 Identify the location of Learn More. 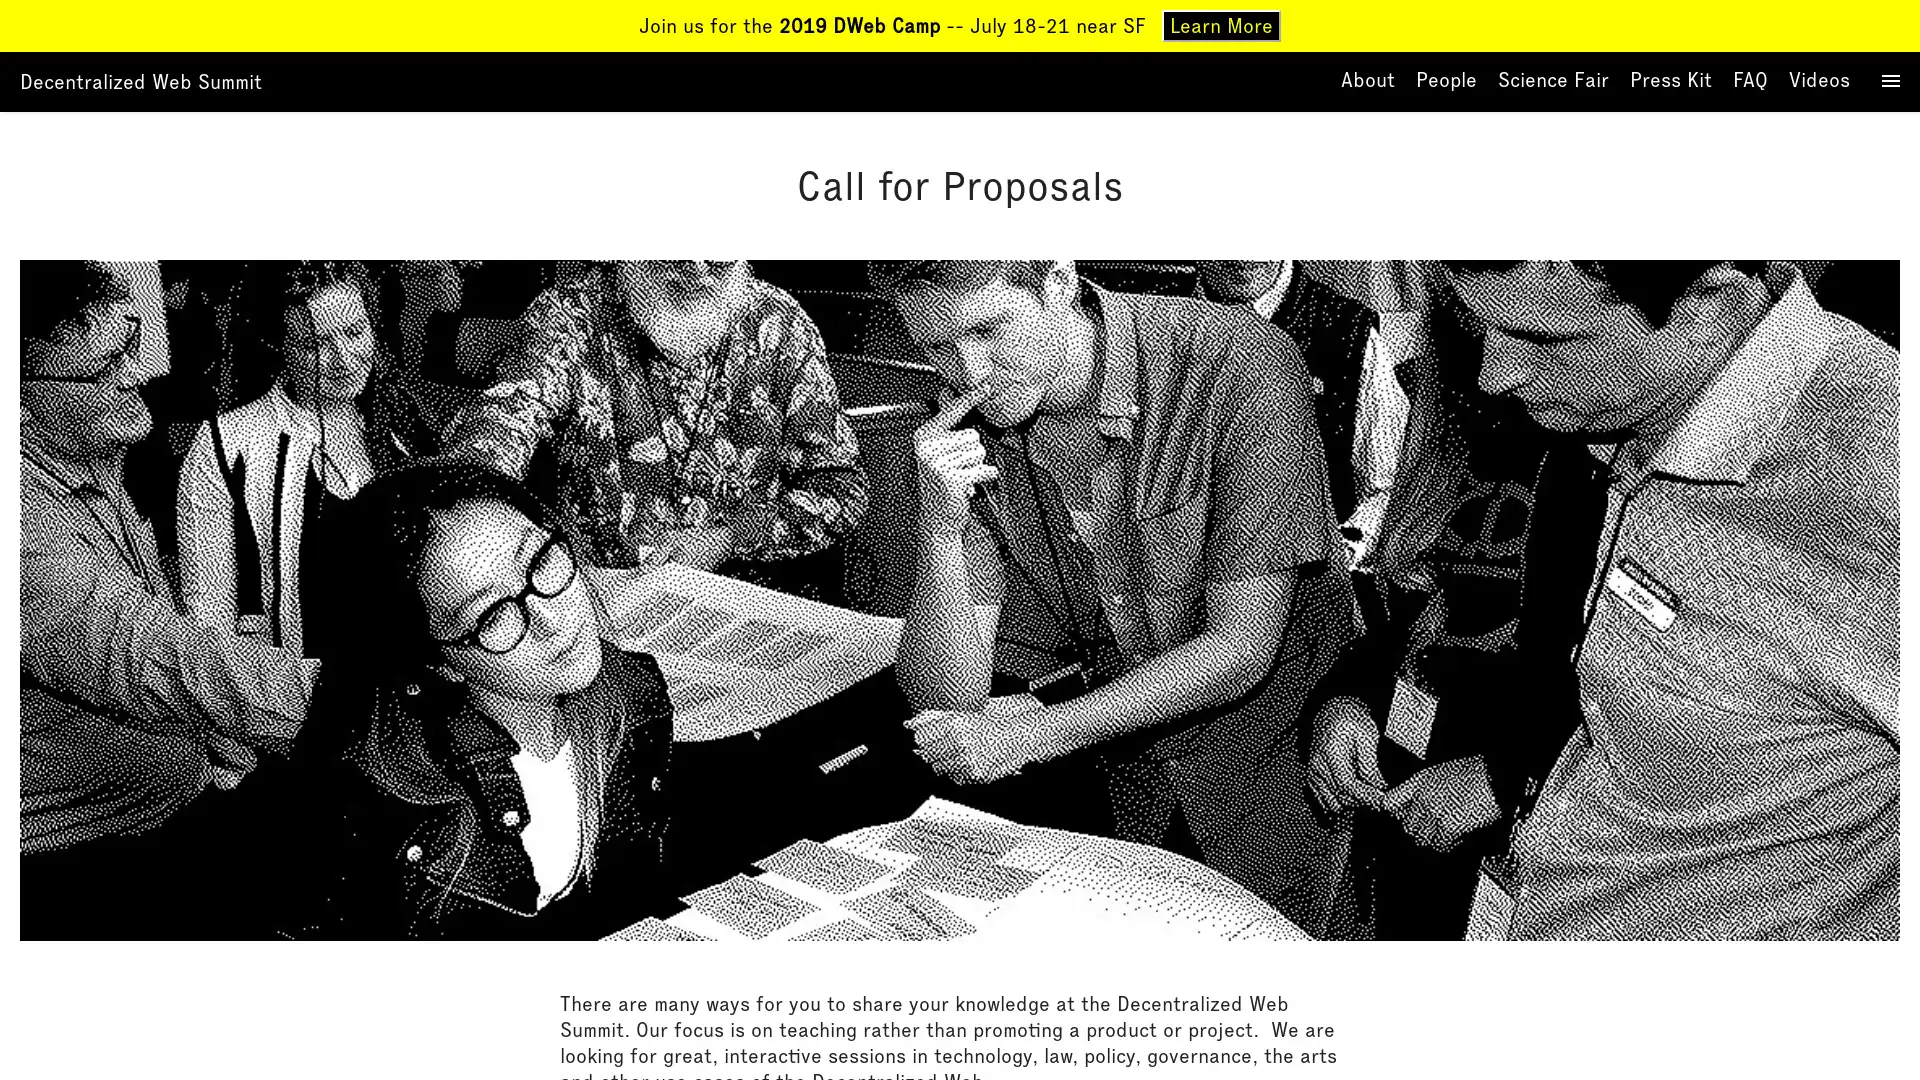
(1220, 26).